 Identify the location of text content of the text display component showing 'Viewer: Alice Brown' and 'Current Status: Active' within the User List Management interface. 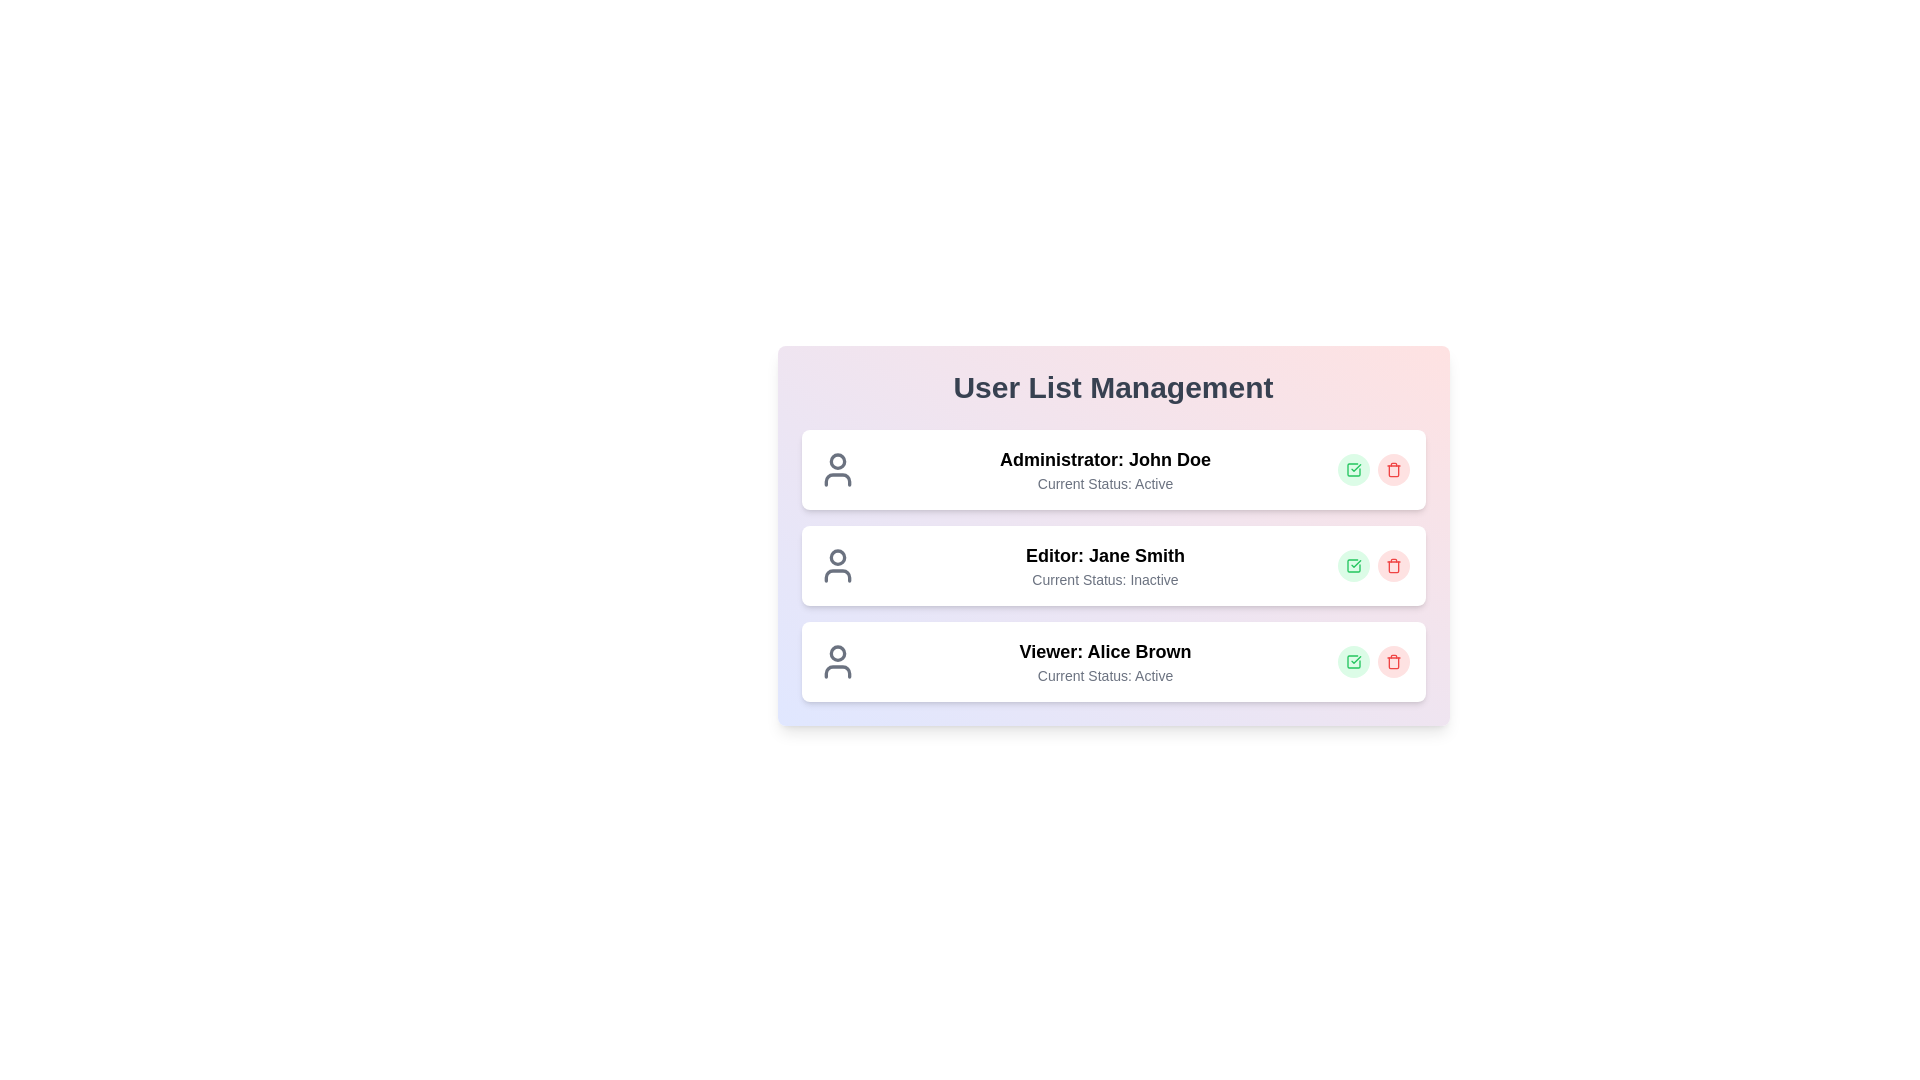
(1104, 662).